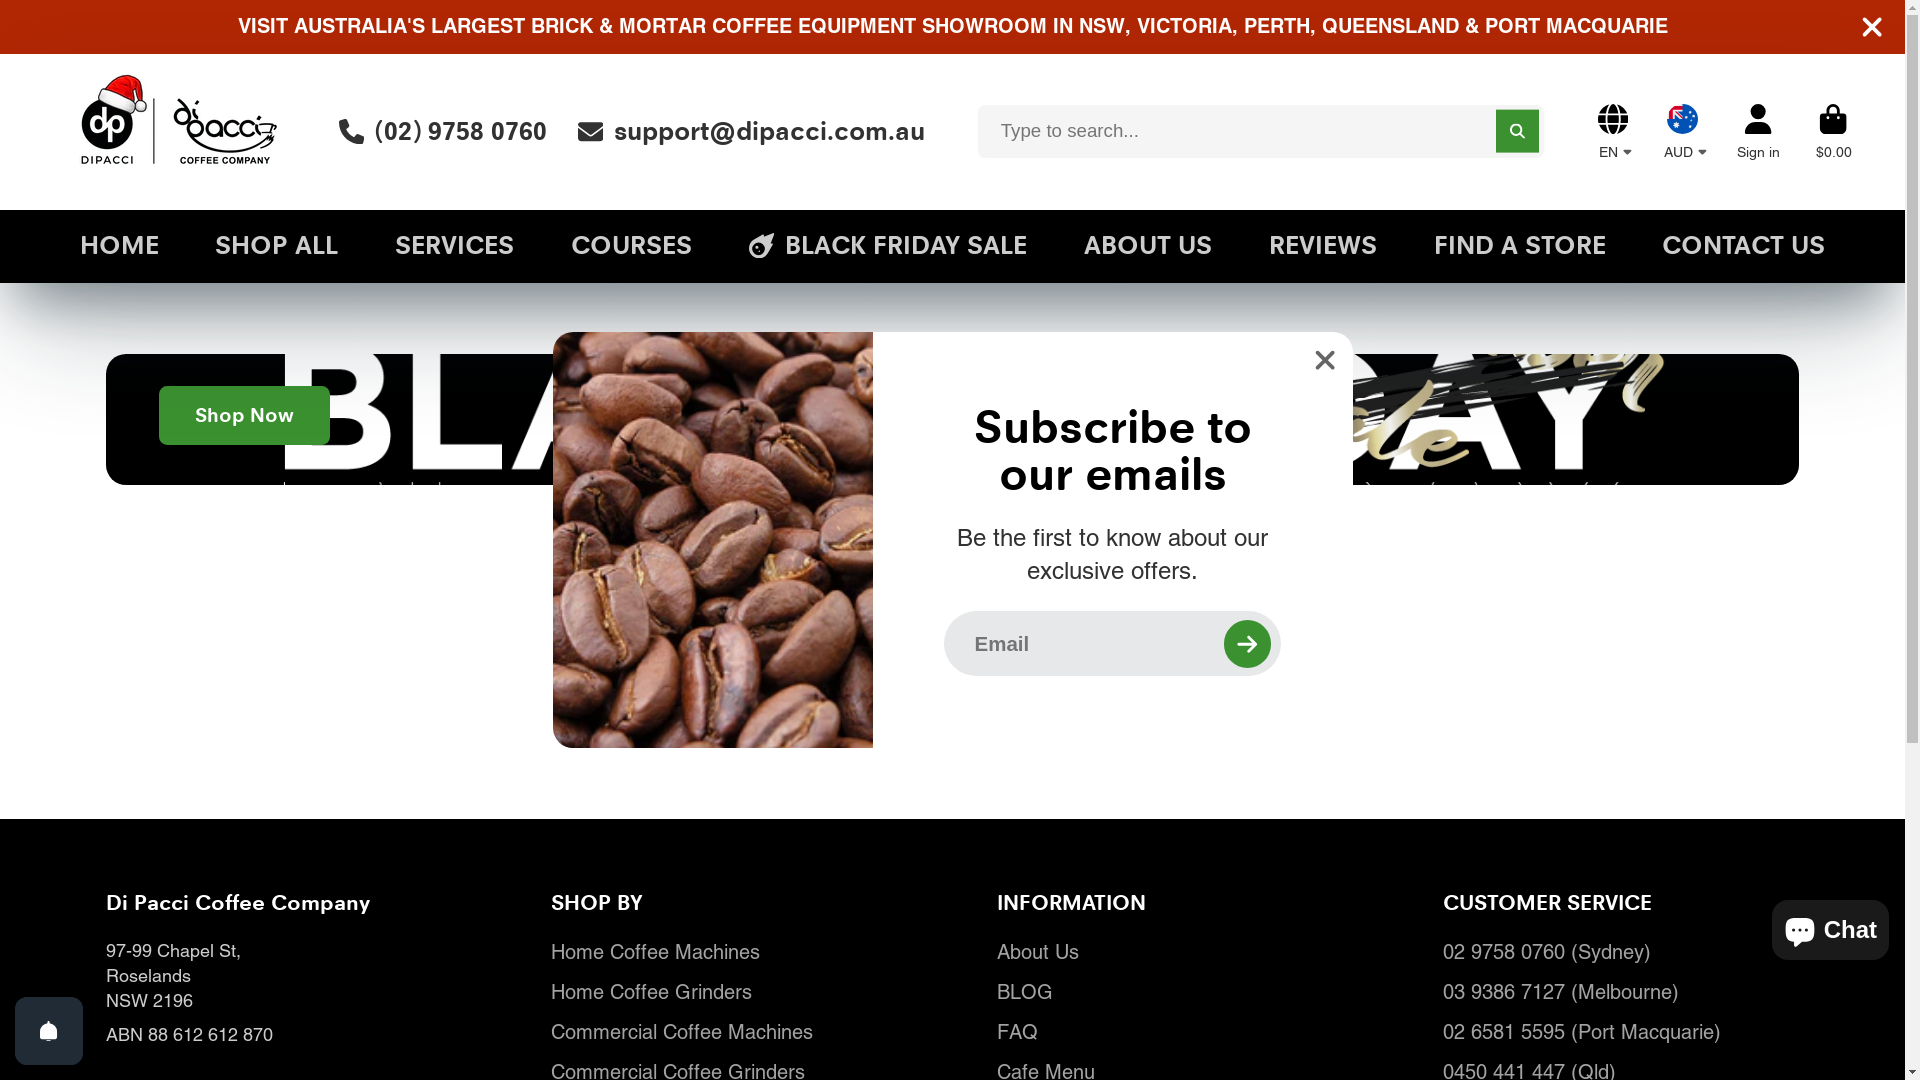 The height and width of the screenshot is (1080, 1920). What do you see at coordinates (1323, 244) in the screenshot?
I see `'REVIEWS'` at bounding box center [1323, 244].